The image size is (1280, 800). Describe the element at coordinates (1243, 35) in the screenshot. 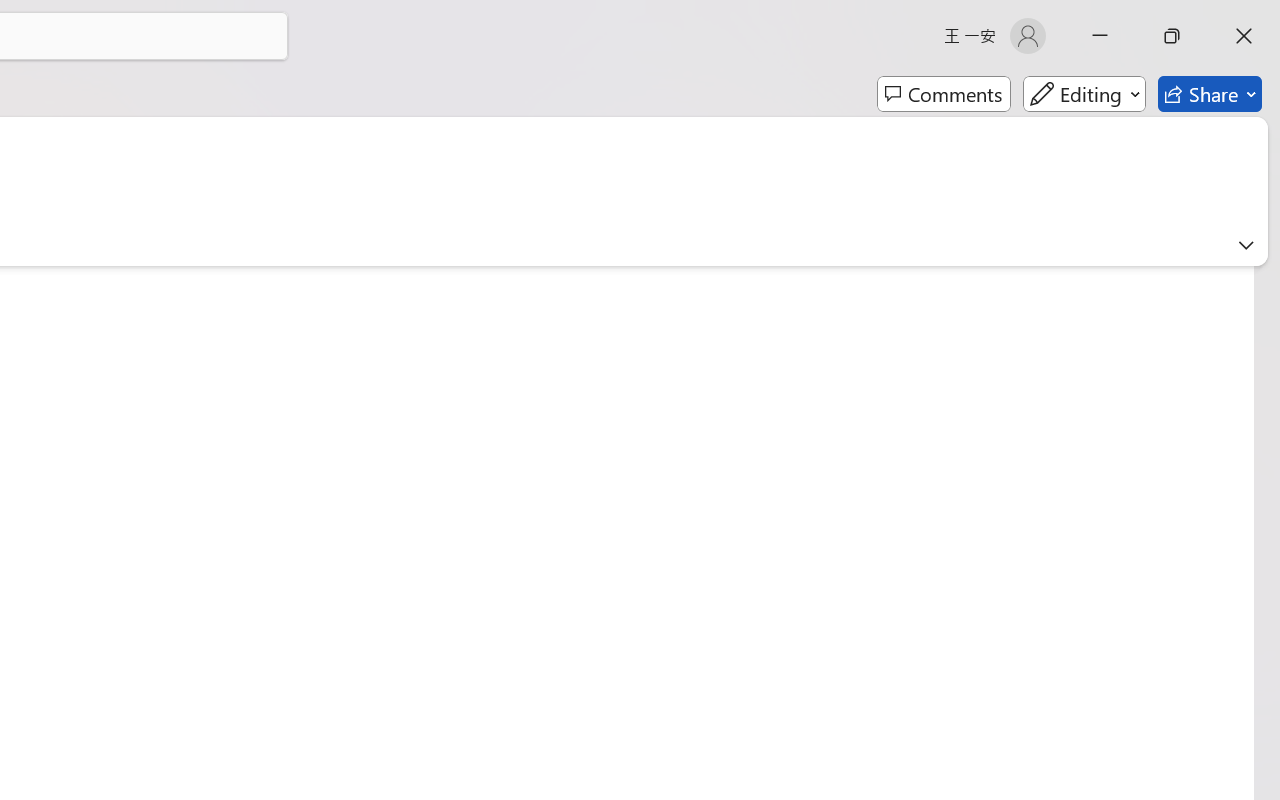

I see `'Close'` at that location.